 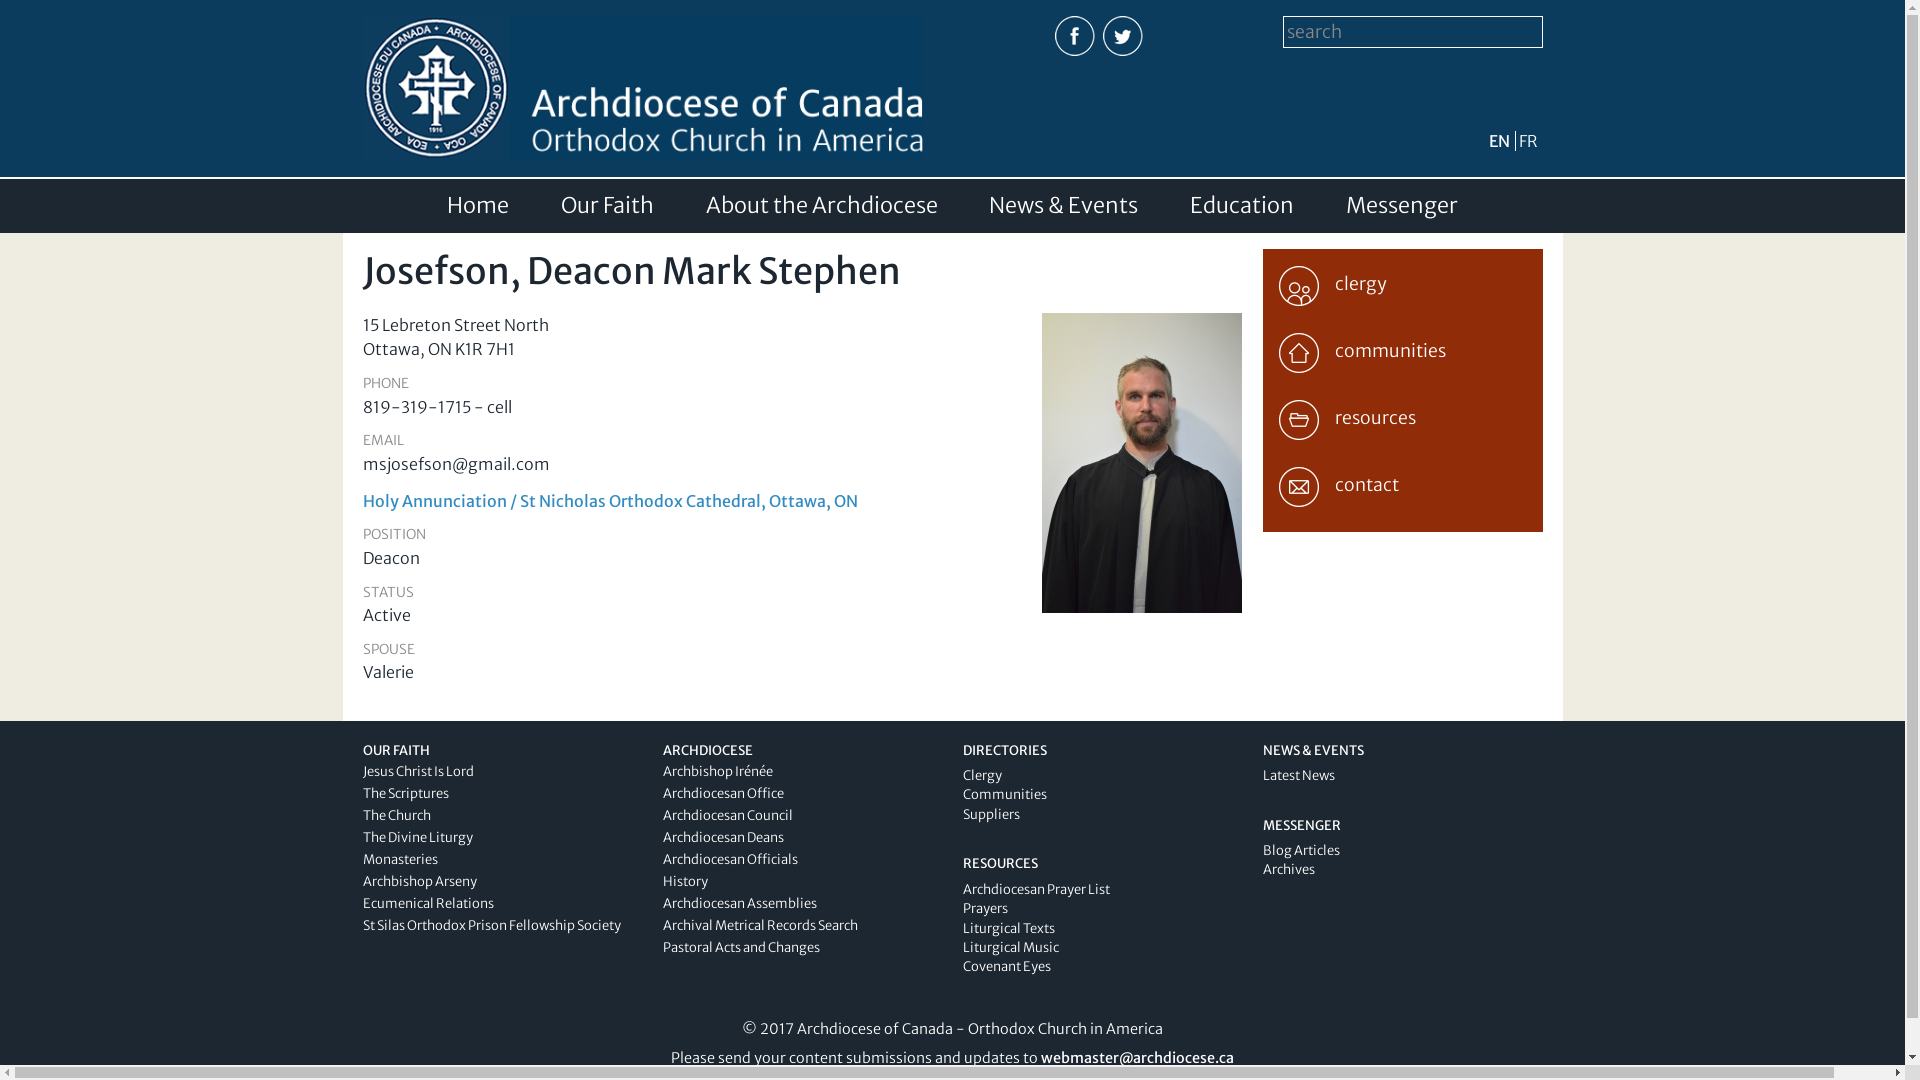 I want to click on 'The Church', so click(x=395, y=815).